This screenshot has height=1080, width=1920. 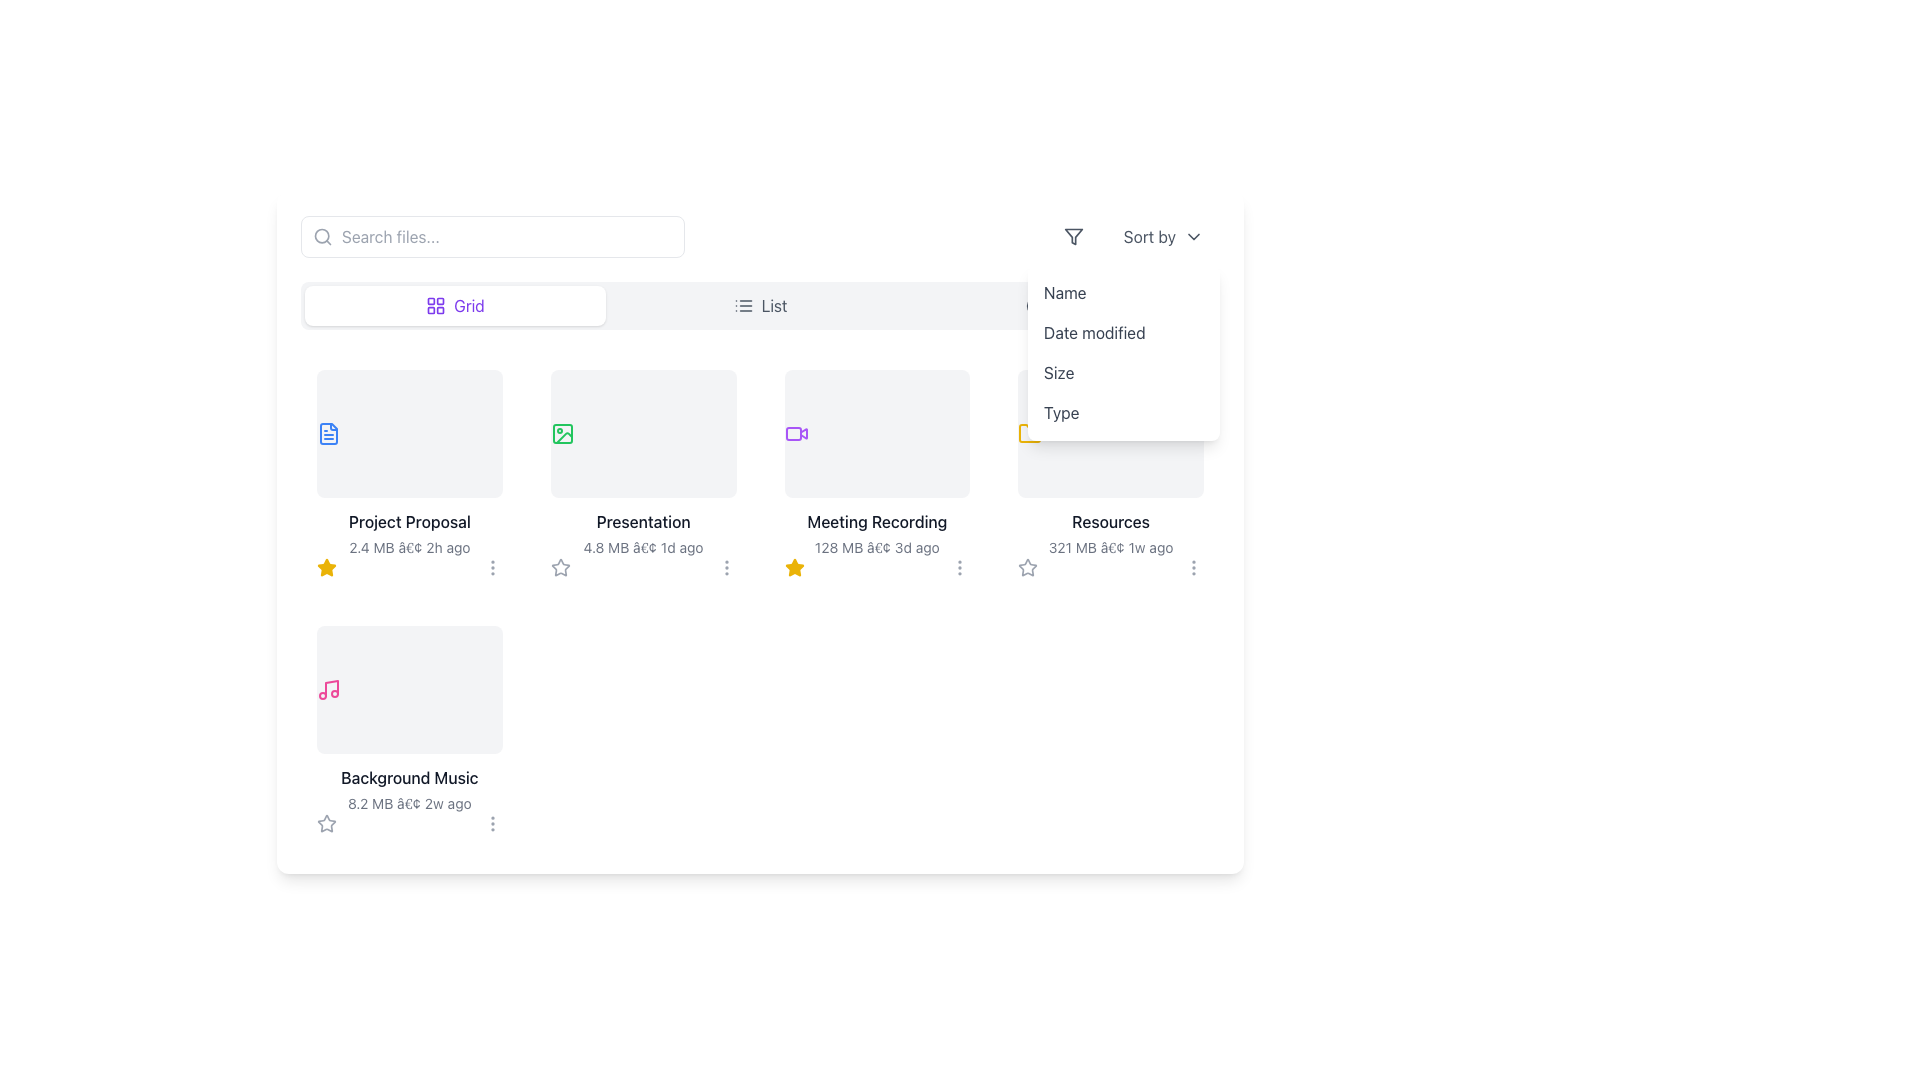 I want to click on the Dropdown menu trigger located in the top-right corner of the layout, so click(x=1137, y=235).